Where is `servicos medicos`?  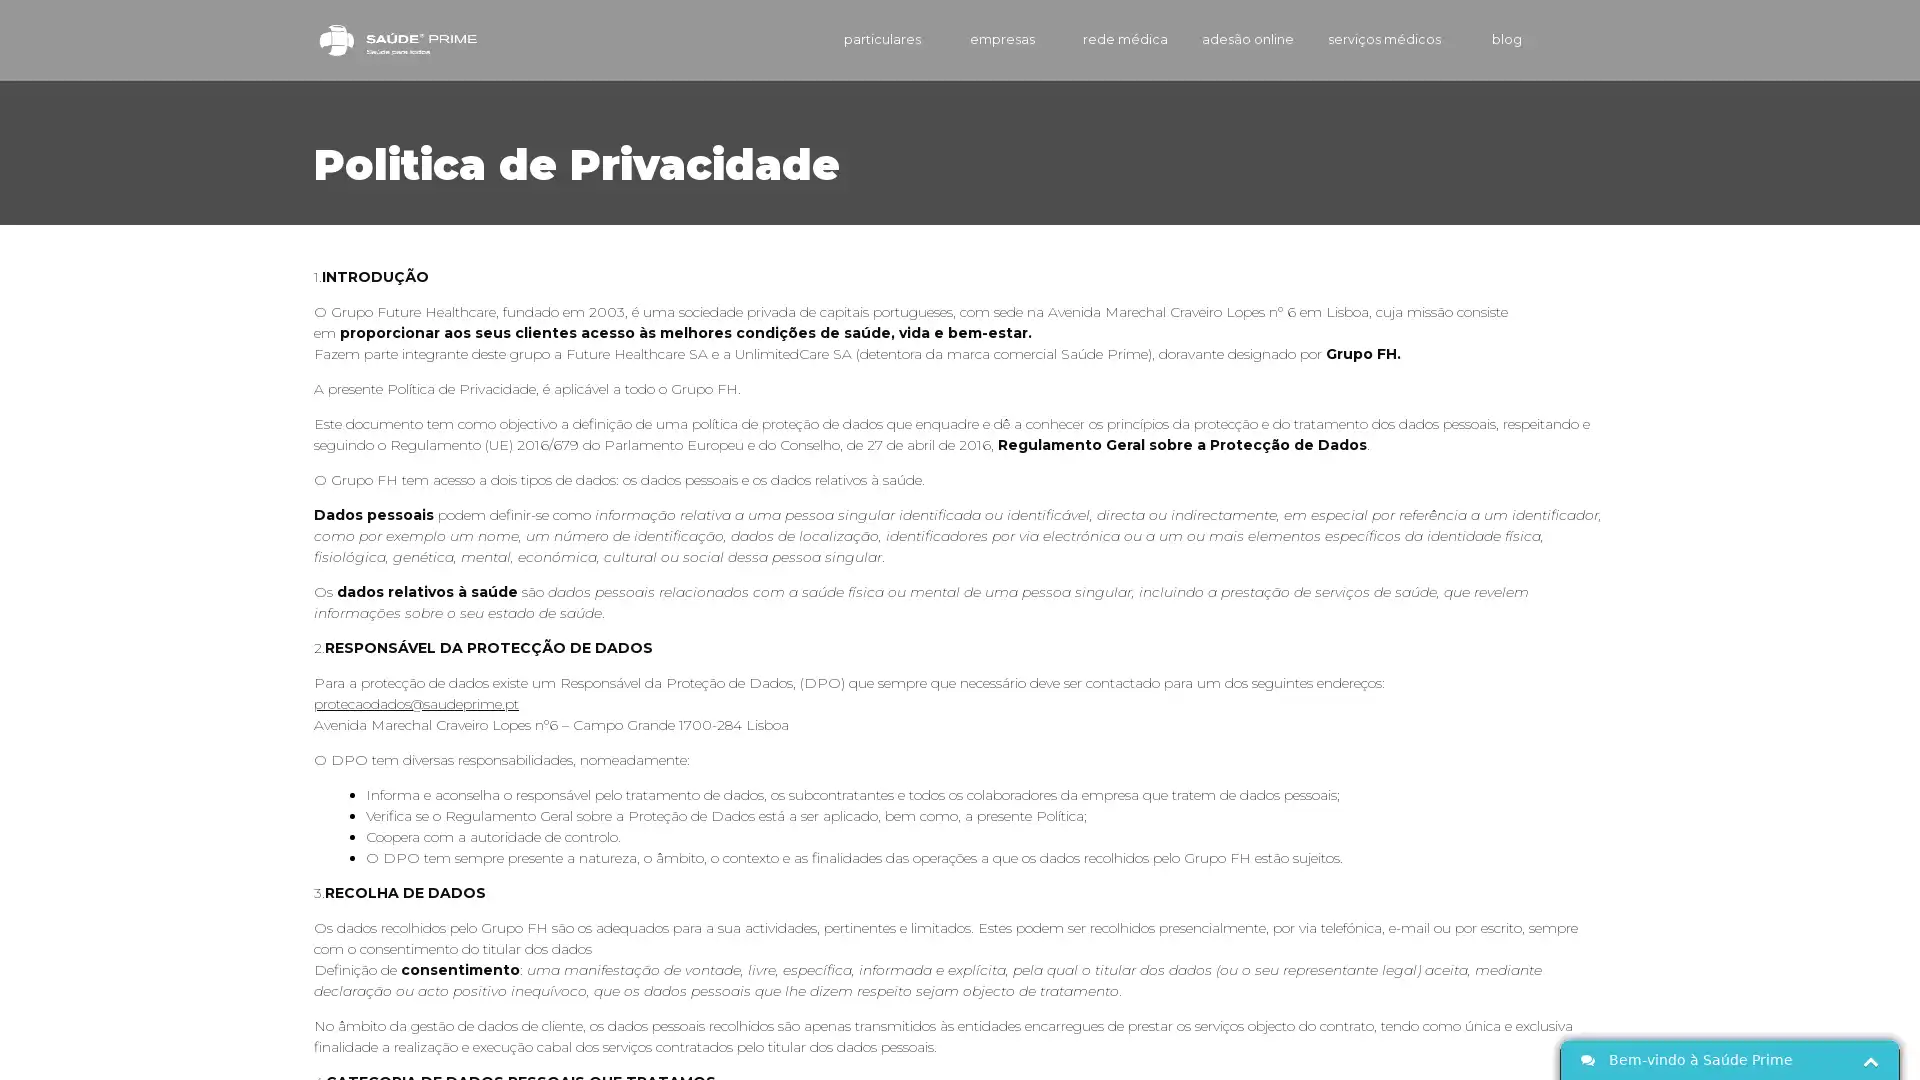 servicos medicos is located at coordinates (1371, 39).